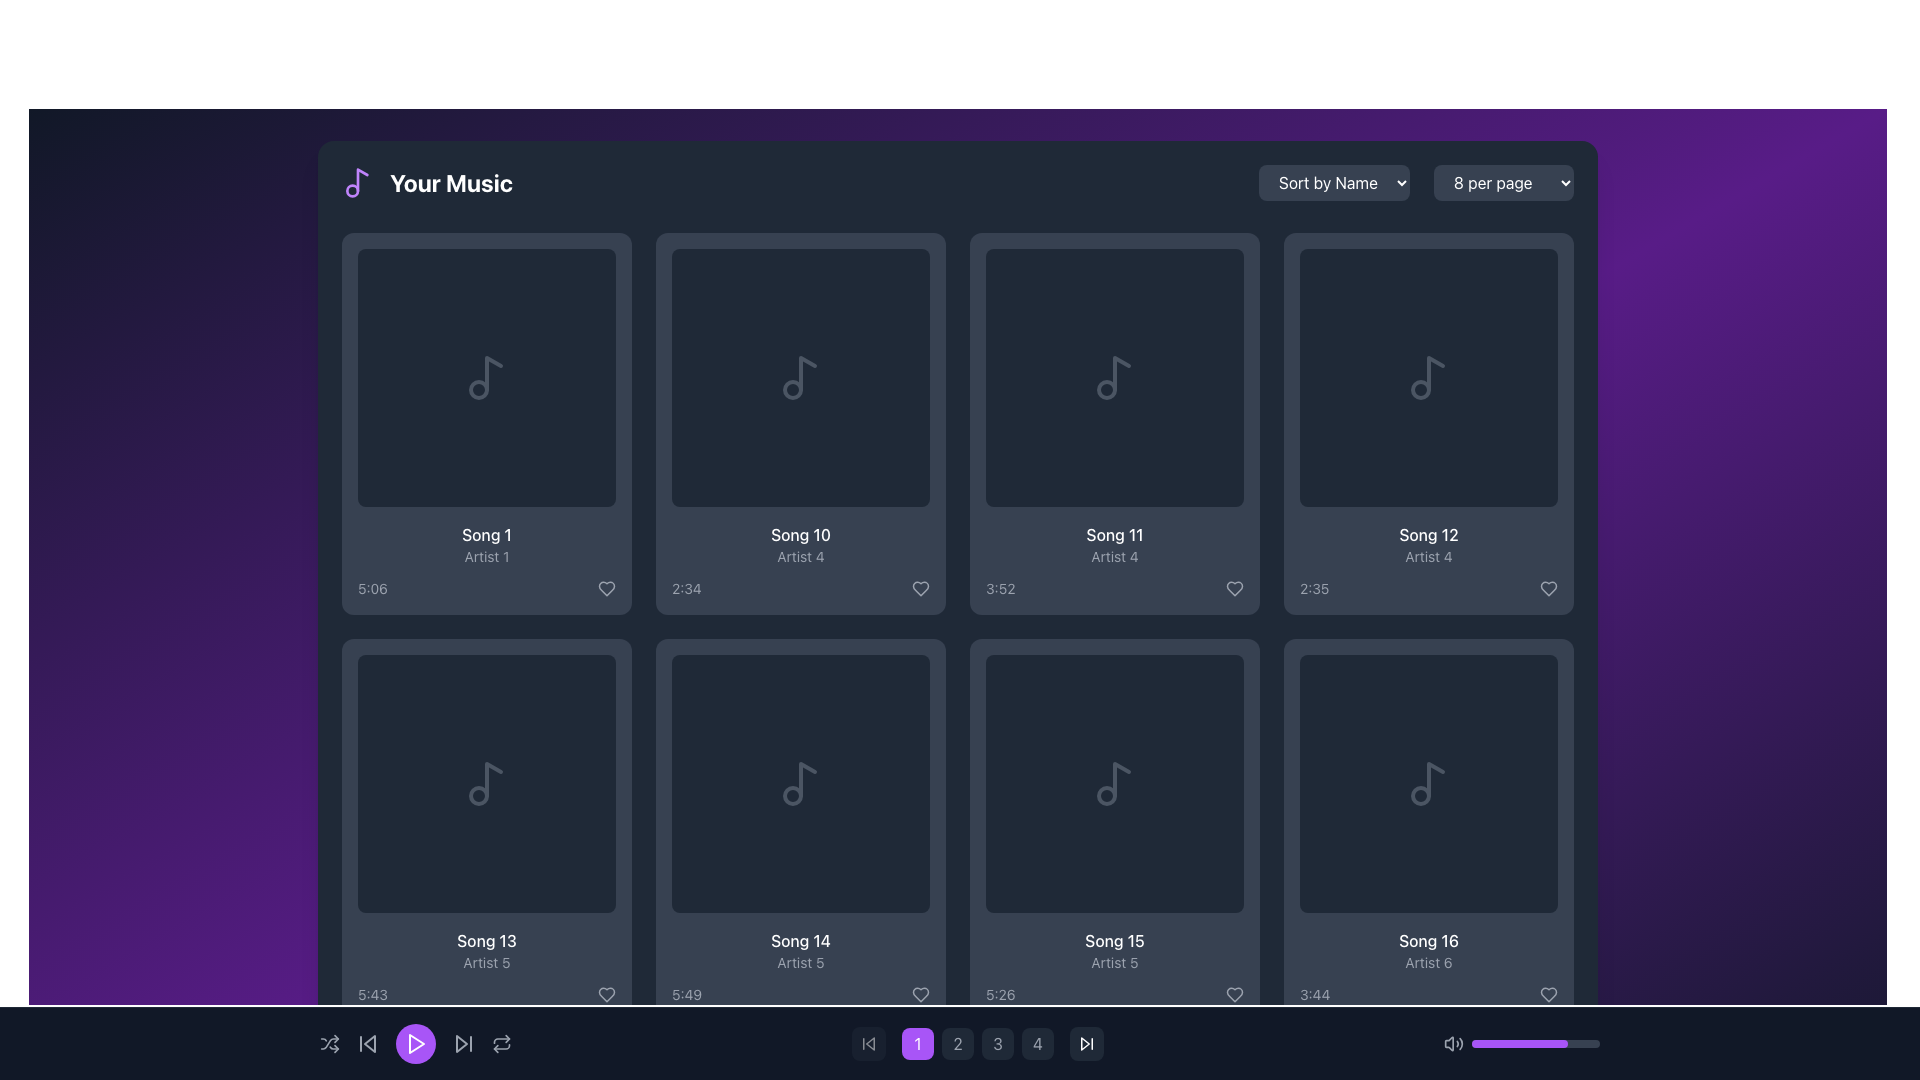 The width and height of the screenshot is (1920, 1080). Describe the element at coordinates (801, 782) in the screenshot. I see `the play button icon for 'Song 14' by 'Artist 5'` at that location.